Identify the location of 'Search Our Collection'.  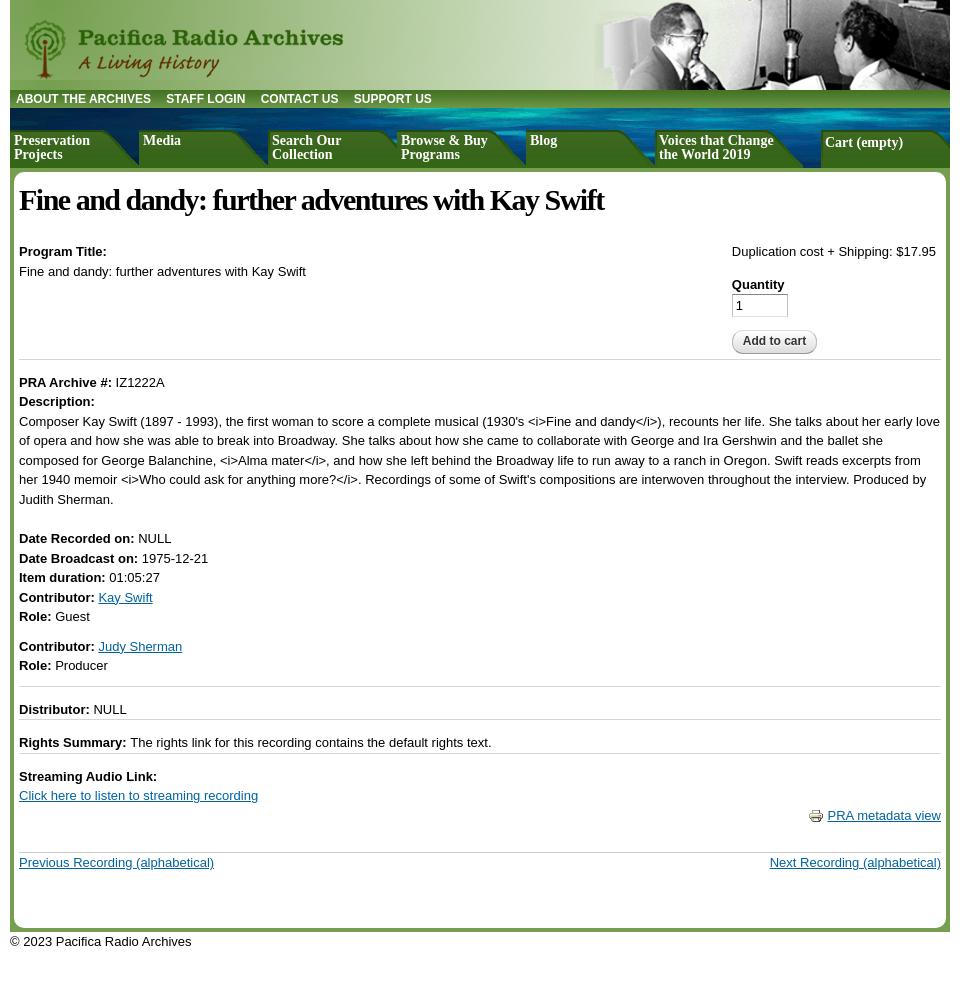
(306, 147).